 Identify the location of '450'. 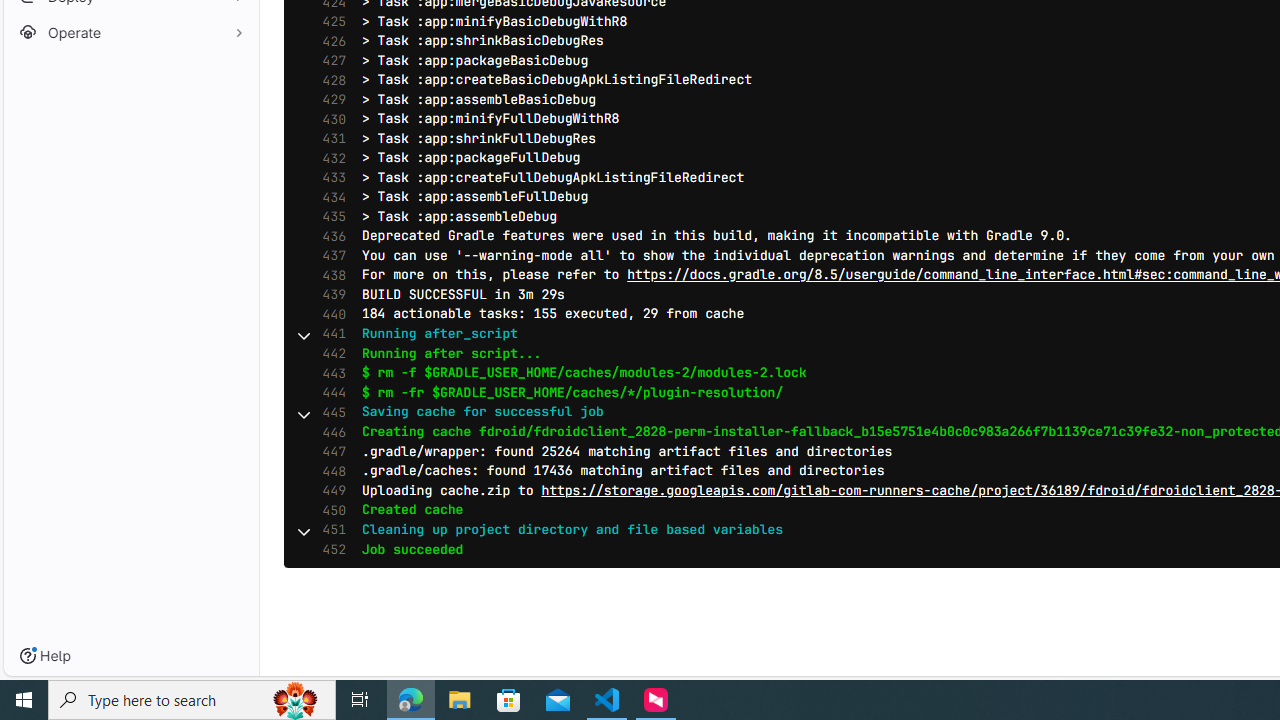
(329, 509).